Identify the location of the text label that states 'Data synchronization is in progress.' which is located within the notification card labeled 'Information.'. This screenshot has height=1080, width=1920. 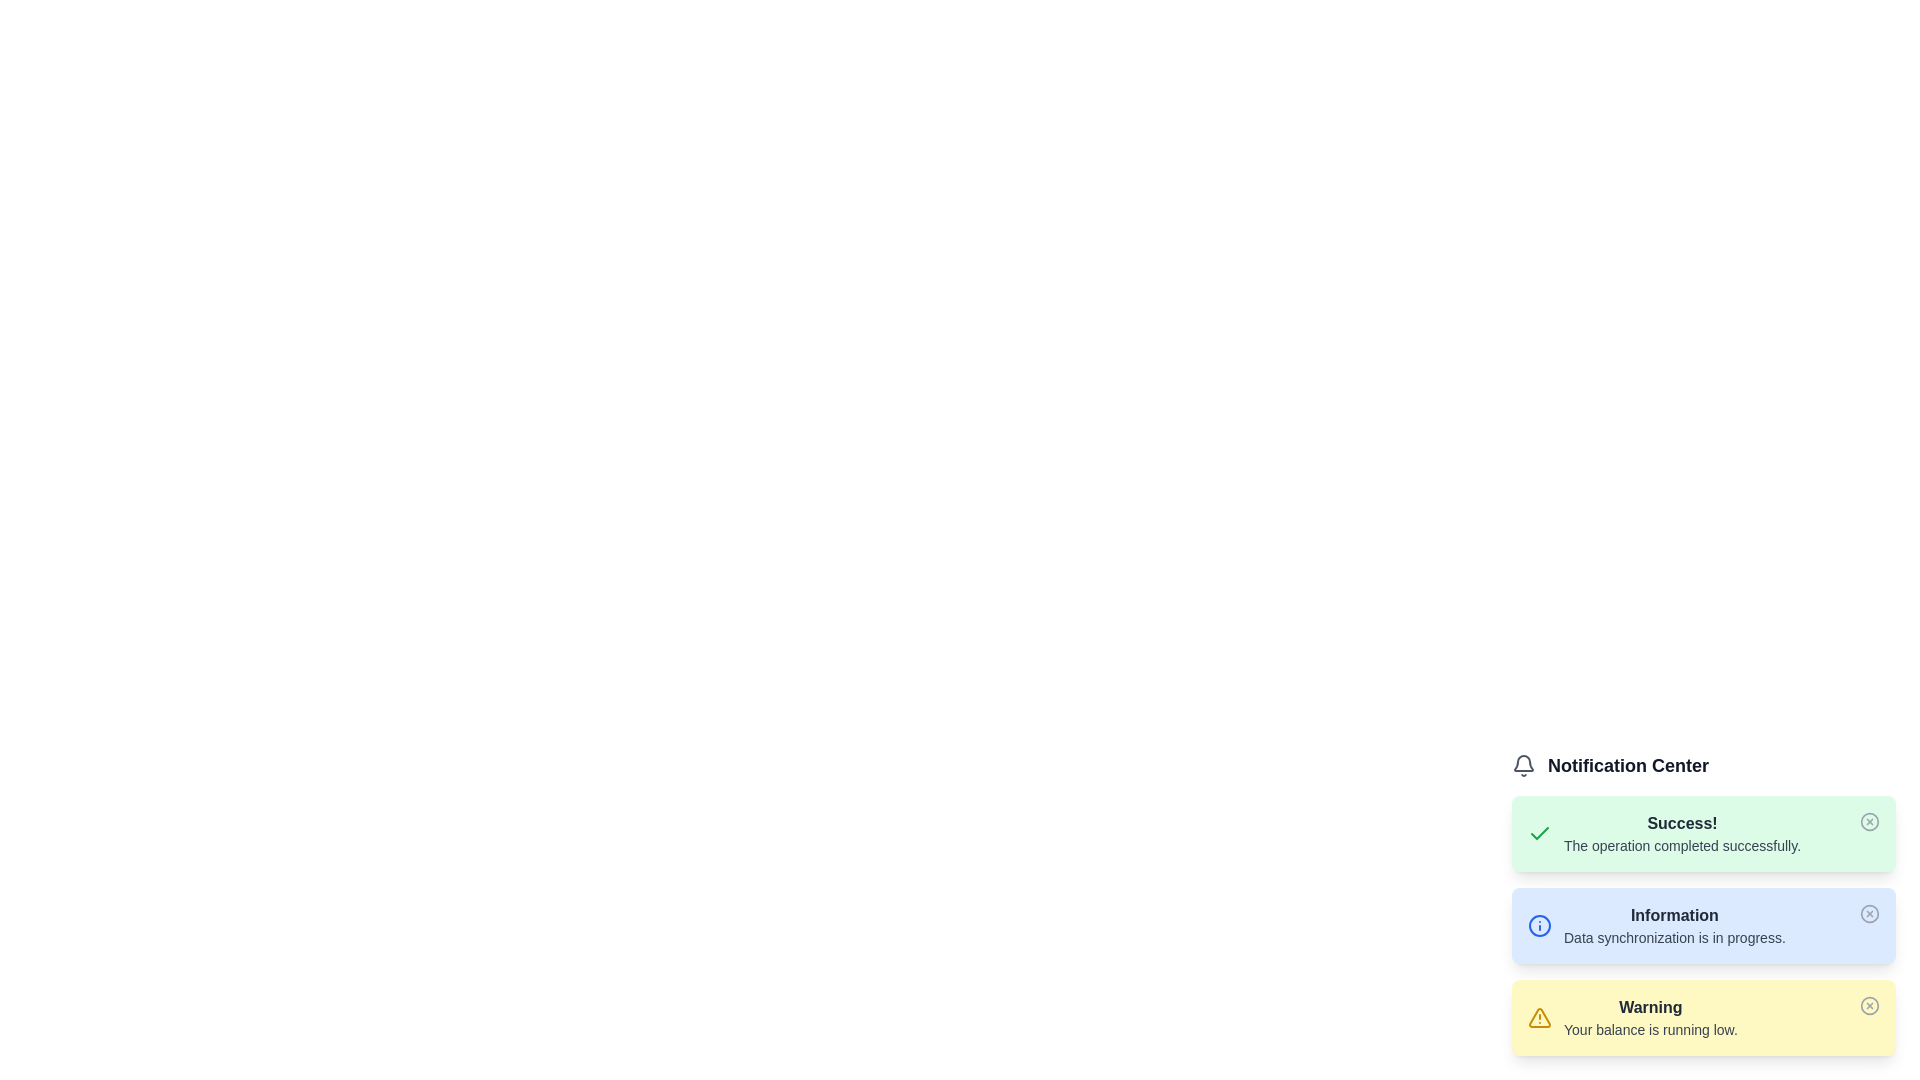
(1674, 937).